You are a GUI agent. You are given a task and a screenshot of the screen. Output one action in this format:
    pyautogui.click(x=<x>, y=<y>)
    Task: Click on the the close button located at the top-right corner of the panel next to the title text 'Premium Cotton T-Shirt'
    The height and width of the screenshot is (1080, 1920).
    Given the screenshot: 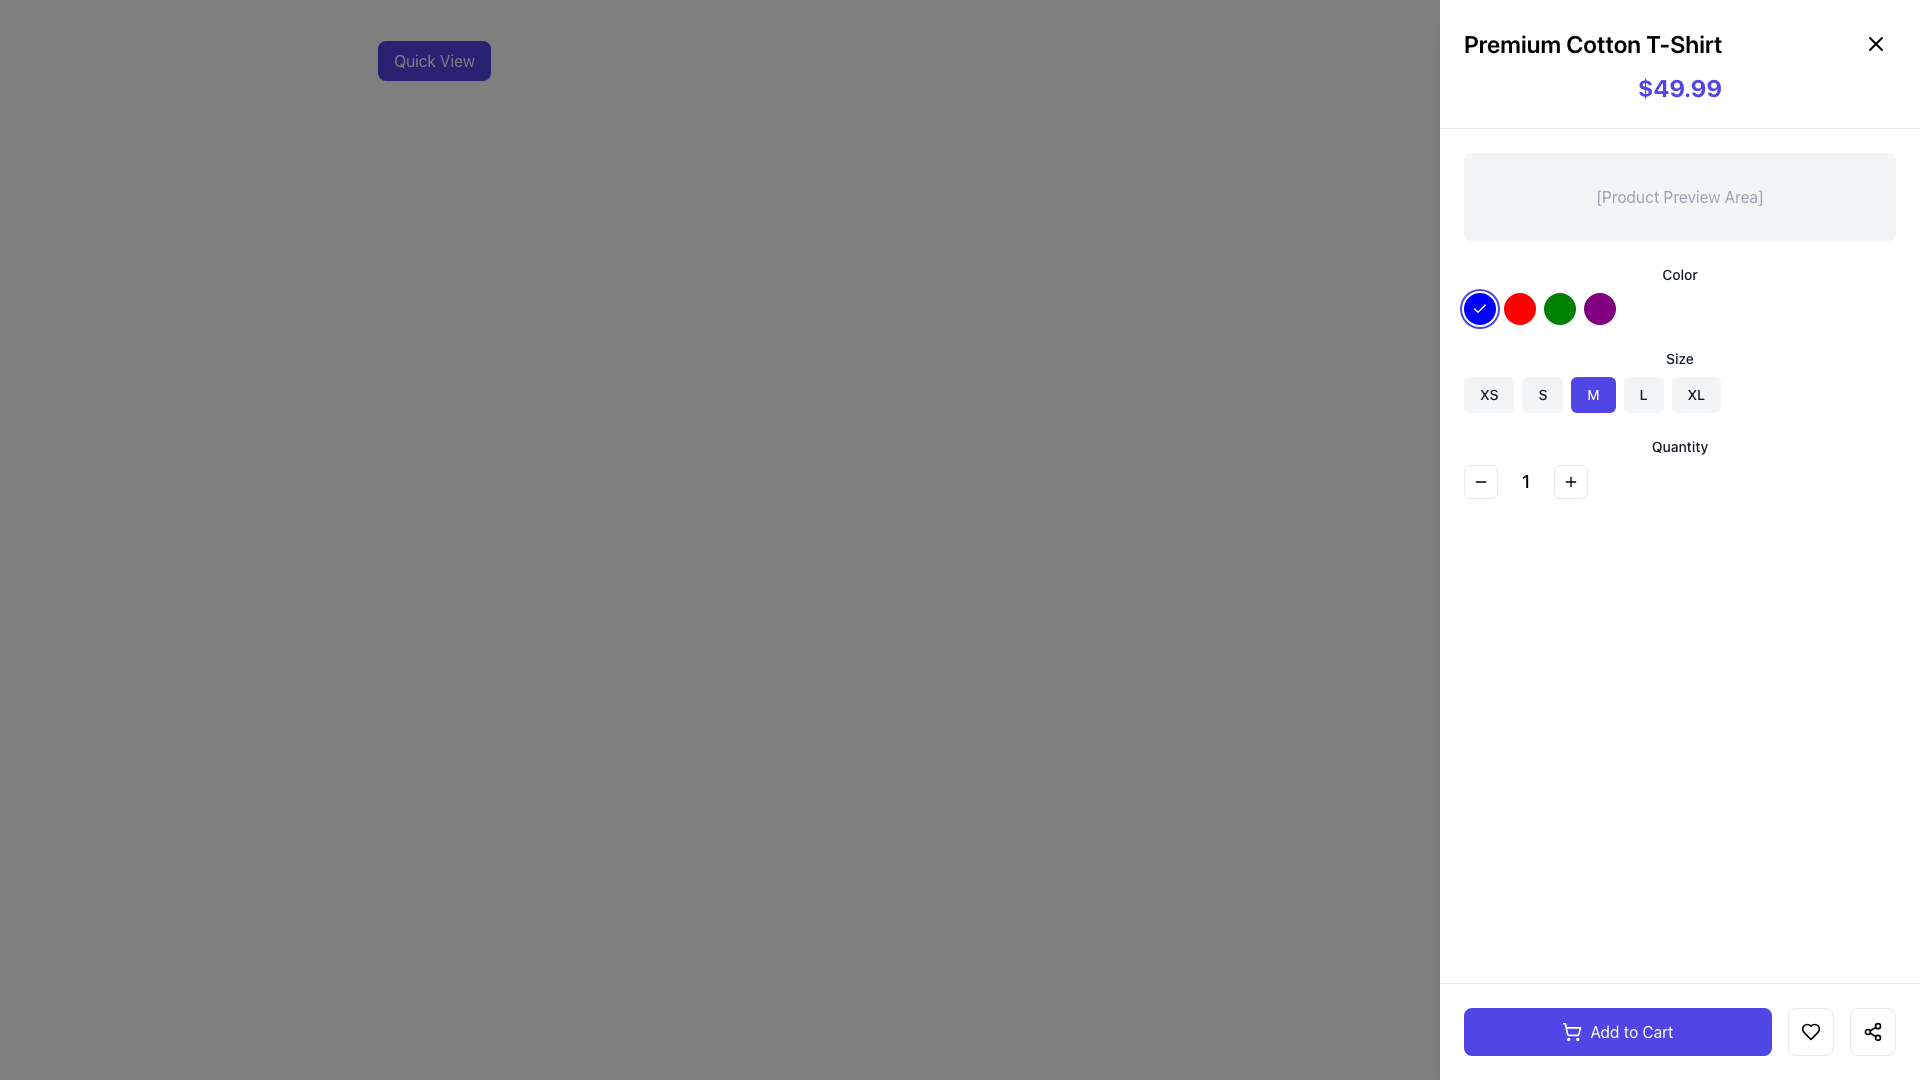 What is the action you would take?
    pyautogui.click(x=1875, y=43)
    